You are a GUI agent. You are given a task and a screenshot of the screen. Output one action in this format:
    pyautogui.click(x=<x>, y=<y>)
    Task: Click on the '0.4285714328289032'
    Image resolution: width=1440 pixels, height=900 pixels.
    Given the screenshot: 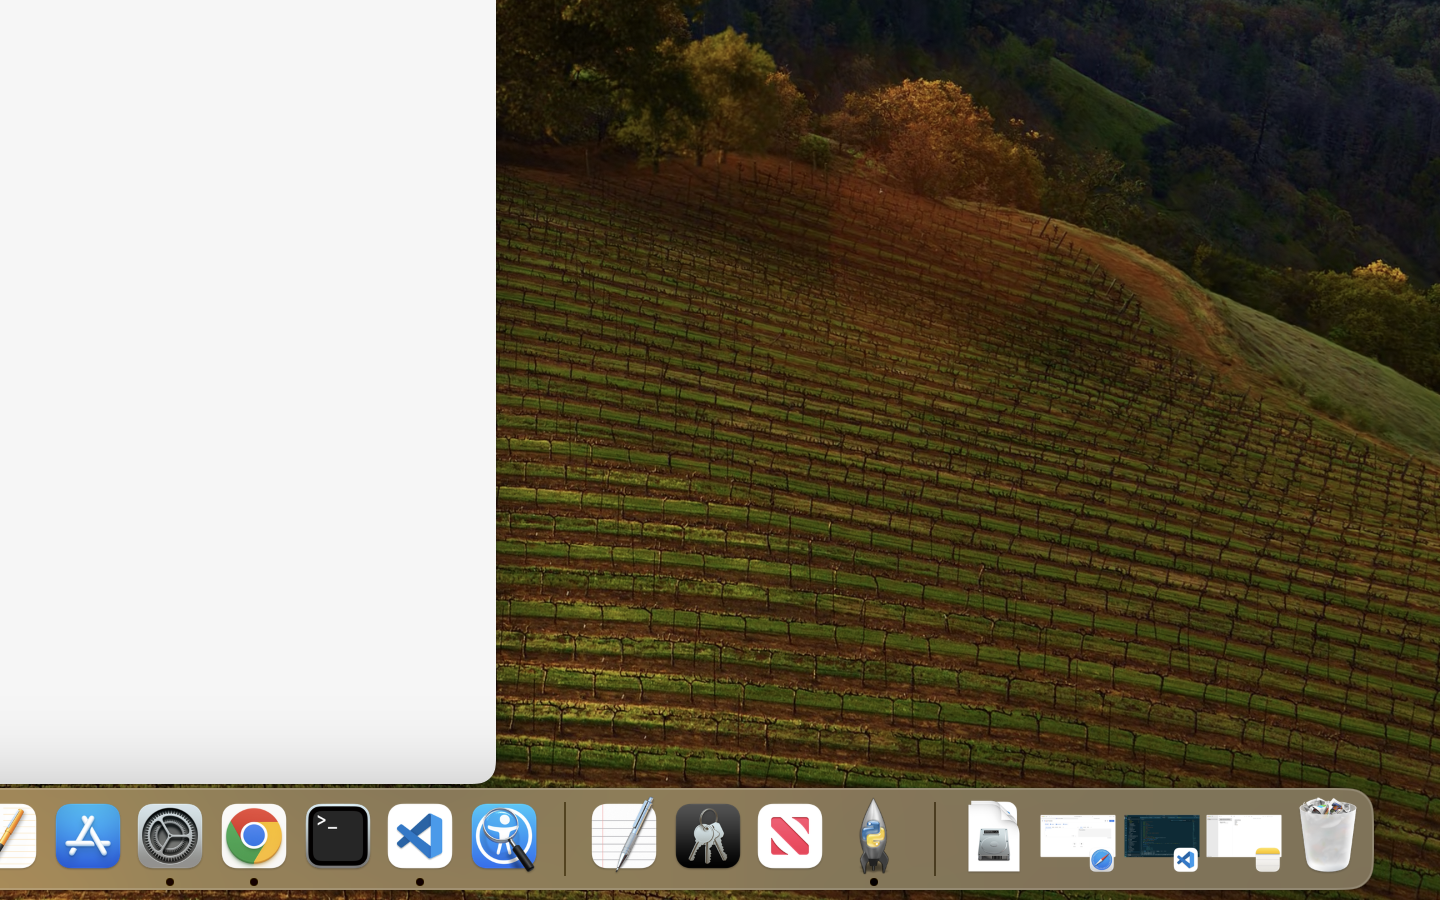 What is the action you would take?
    pyautogui.click(x=562, y=837)
    